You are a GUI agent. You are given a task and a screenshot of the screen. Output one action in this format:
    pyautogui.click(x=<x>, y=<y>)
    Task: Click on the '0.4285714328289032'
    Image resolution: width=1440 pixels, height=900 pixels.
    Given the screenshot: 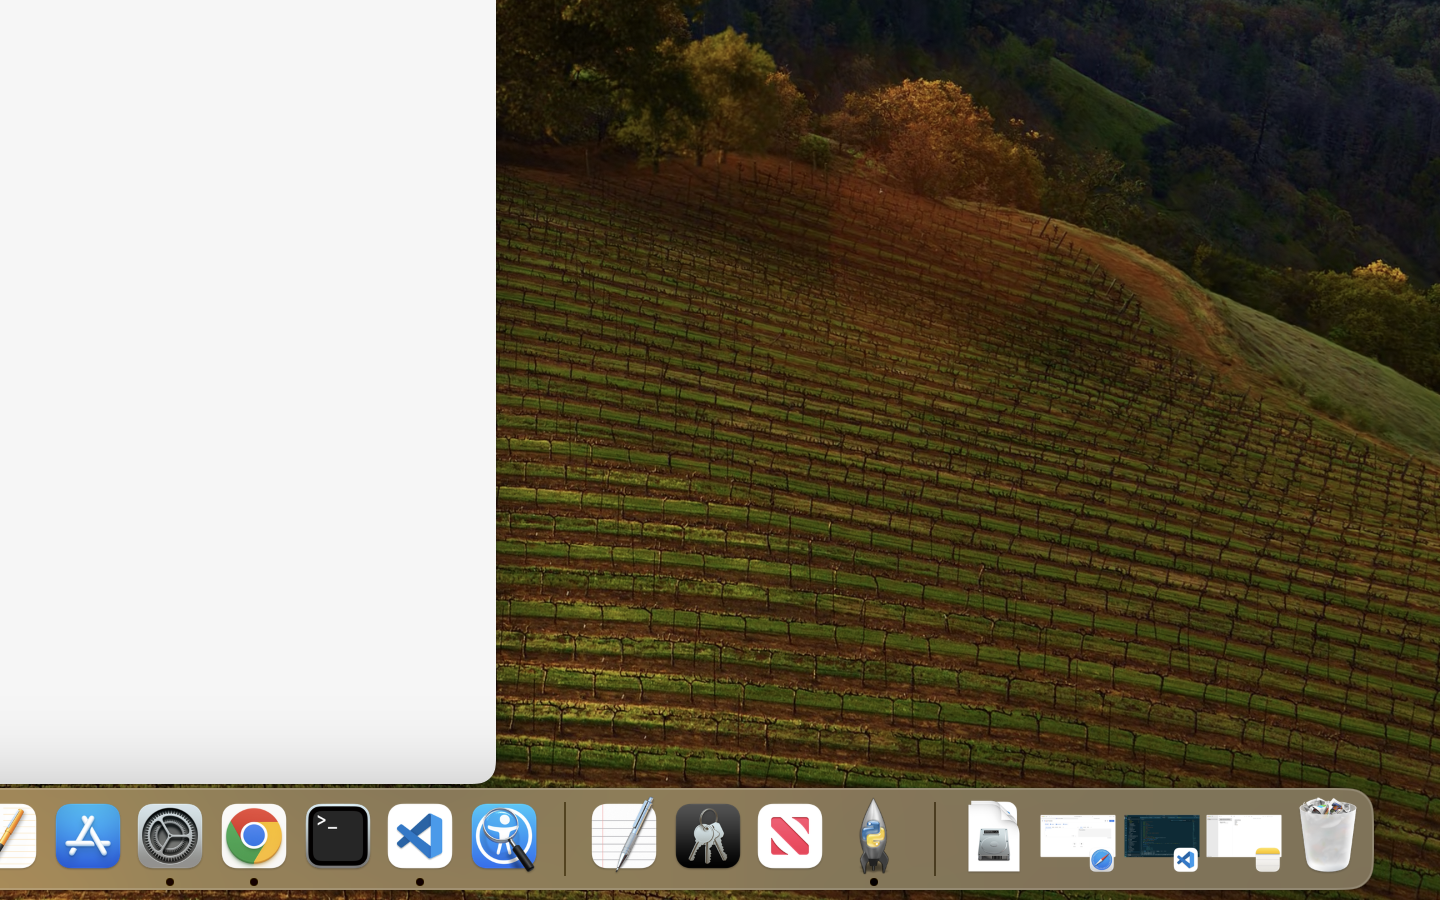 What is the action you would take?
    pyautogui.click(x=562, y=837)
    